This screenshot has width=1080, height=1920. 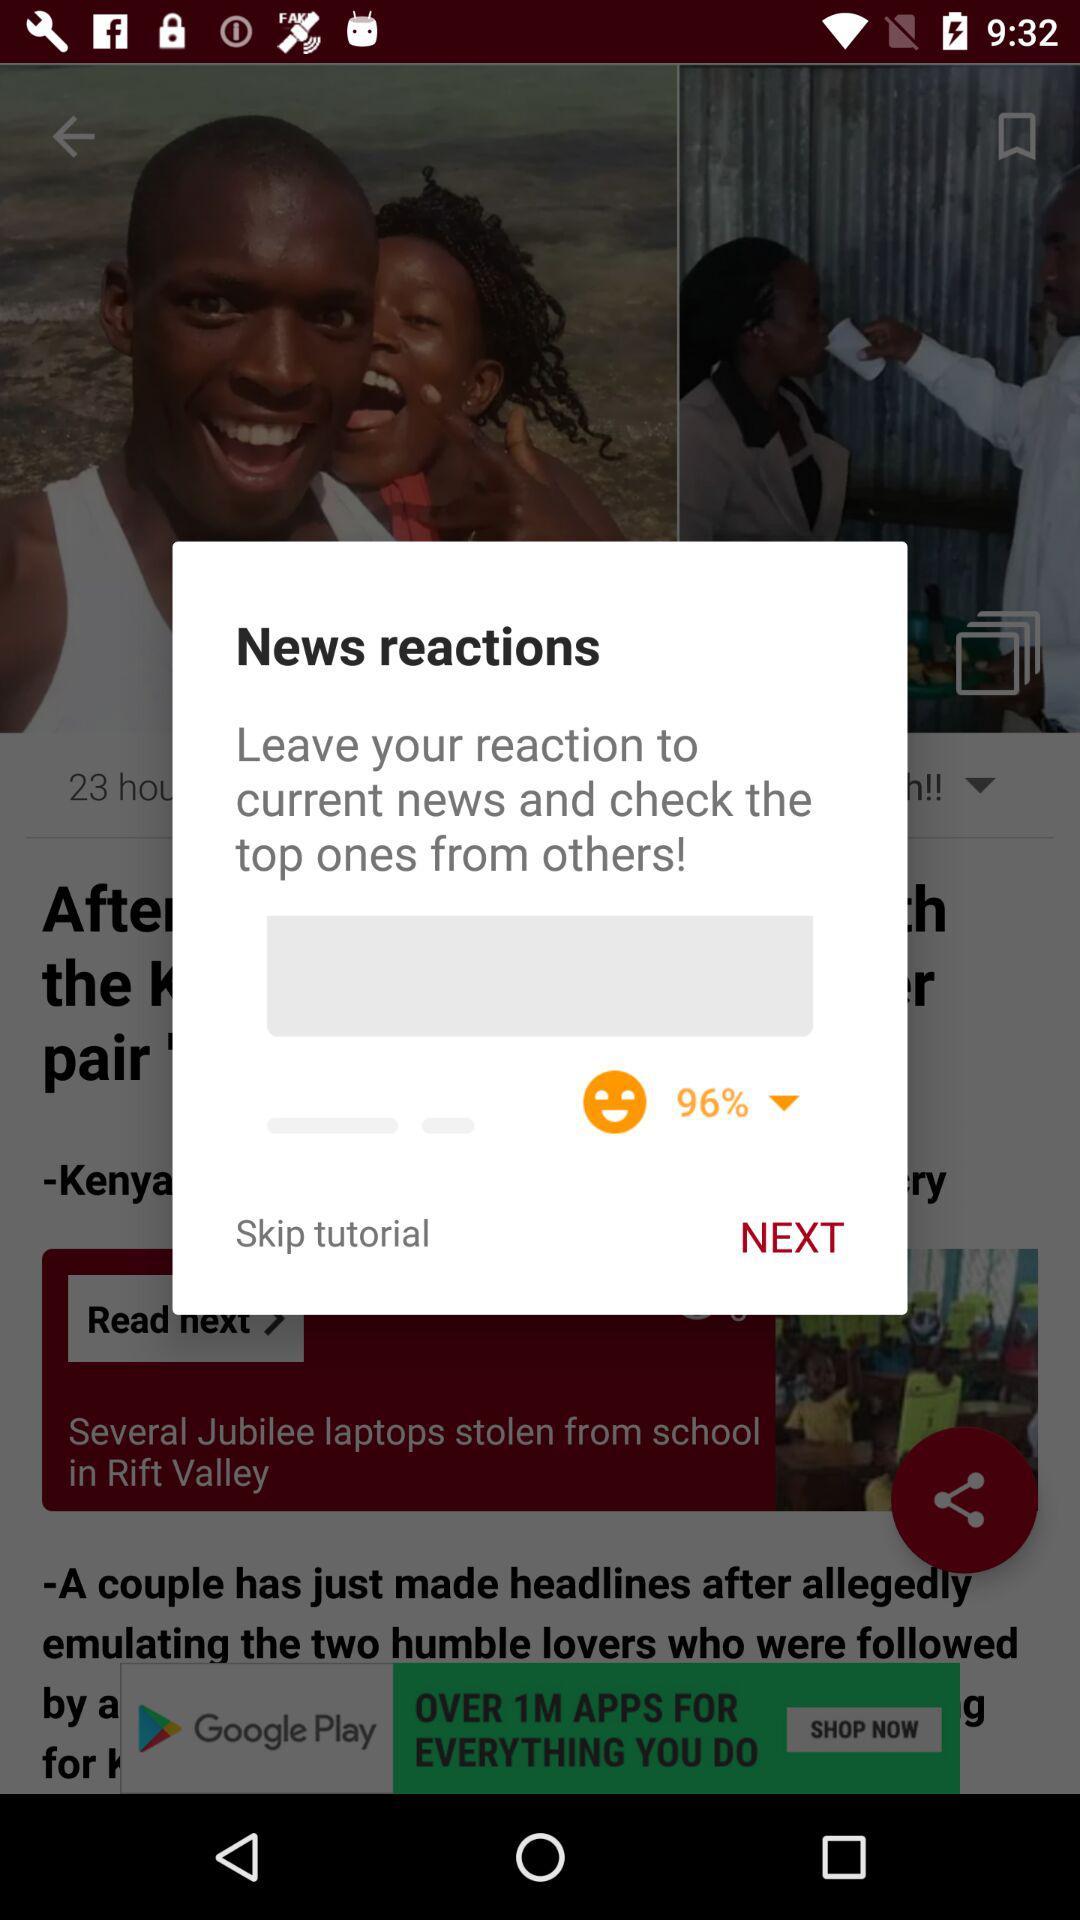 What do you see at coordinates (331, 1231) in the screenshot?
I see `skip tutorial icon` at bounding box center [331, 1231].